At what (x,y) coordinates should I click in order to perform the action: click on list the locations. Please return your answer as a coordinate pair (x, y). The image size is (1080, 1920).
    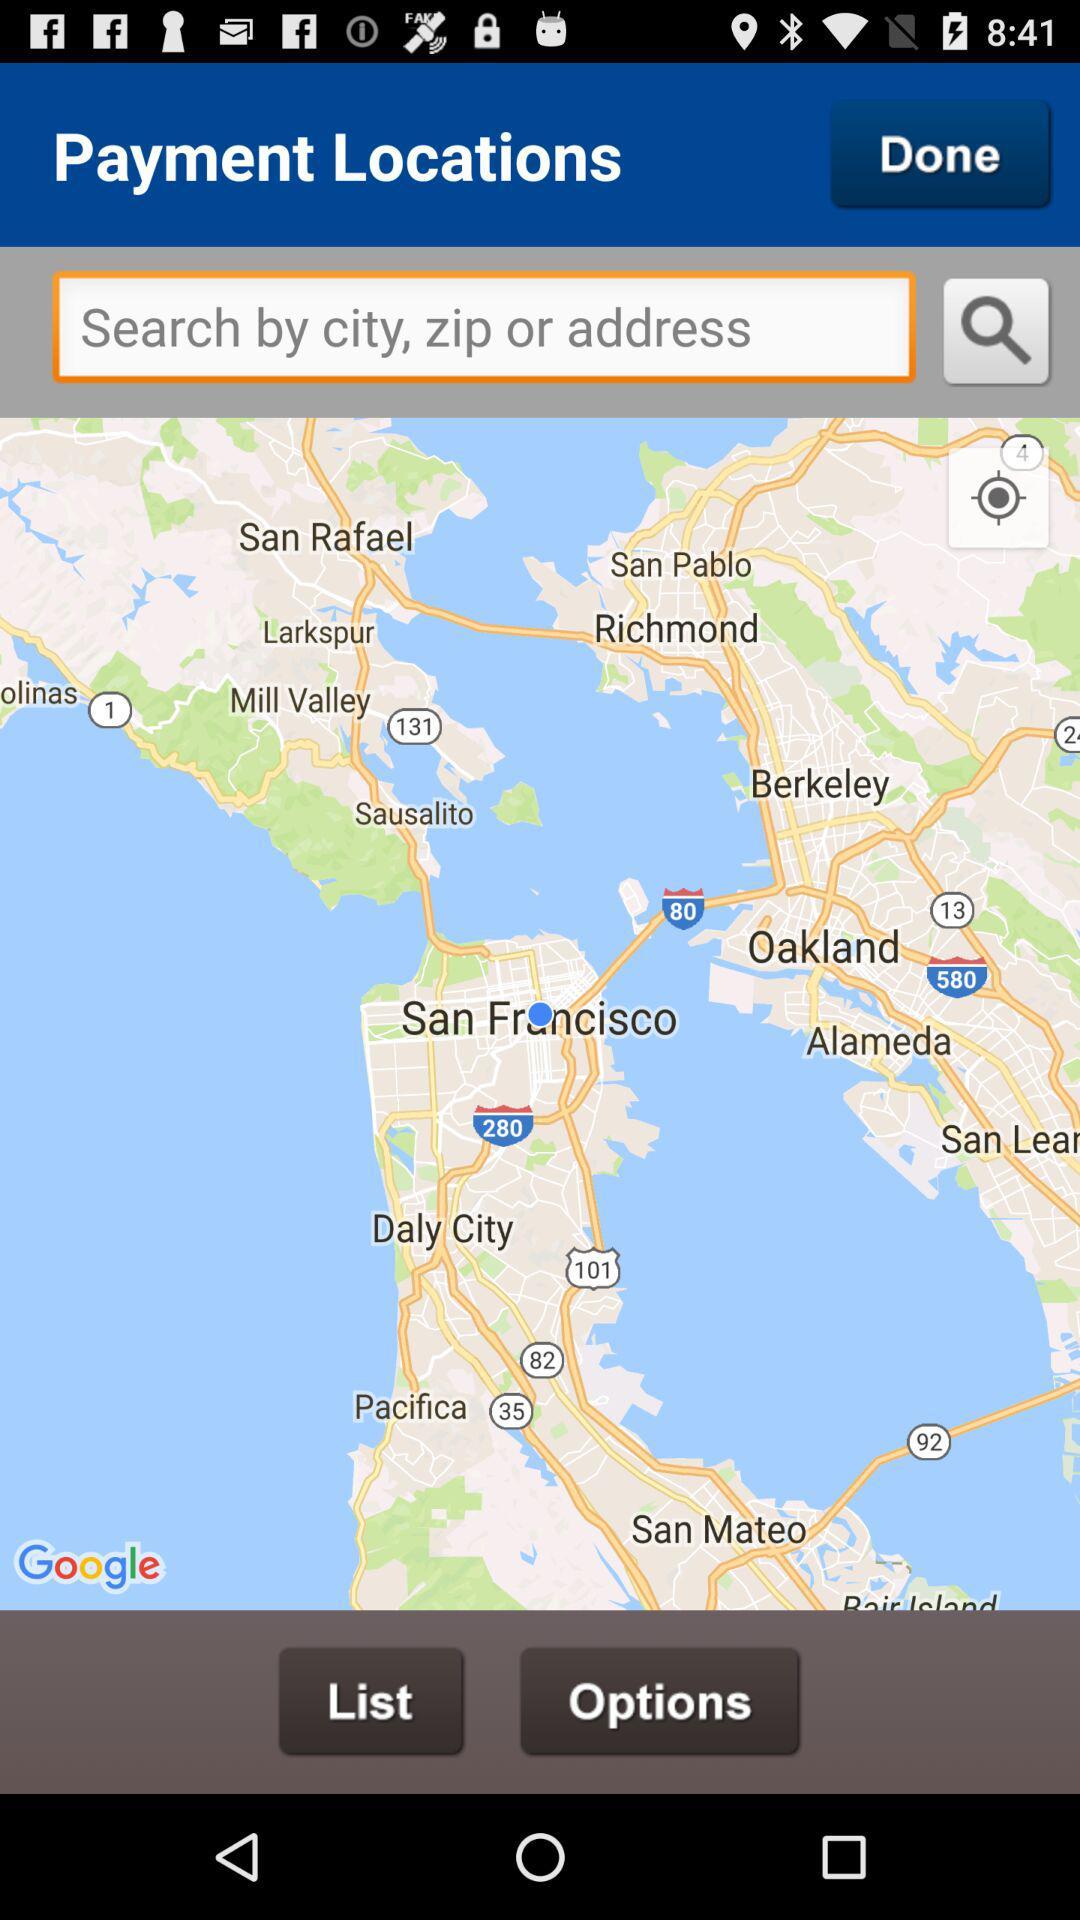
    Looking at the image, I should click on (371, 1701).